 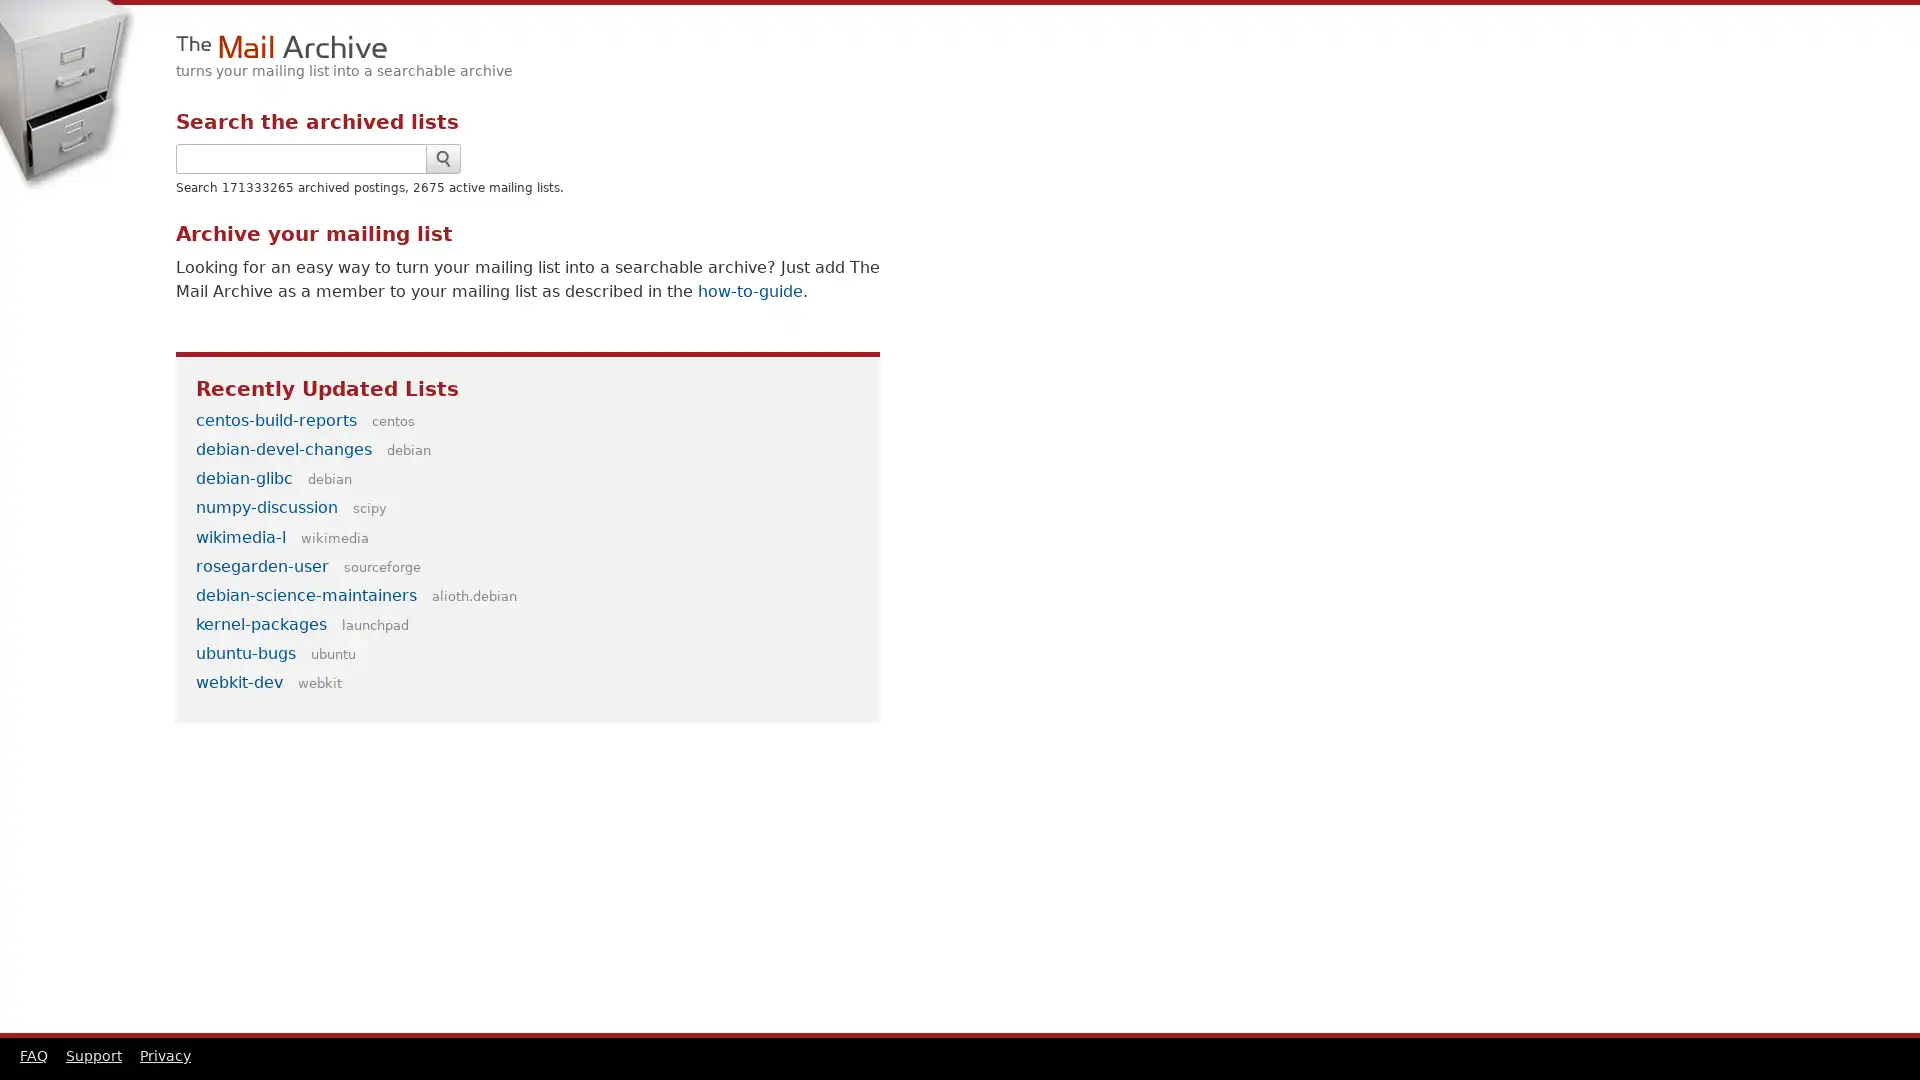 What do you see at coordinates (441, 157) in the screenshot?
I see `Search` at bounding box center [441, 157].